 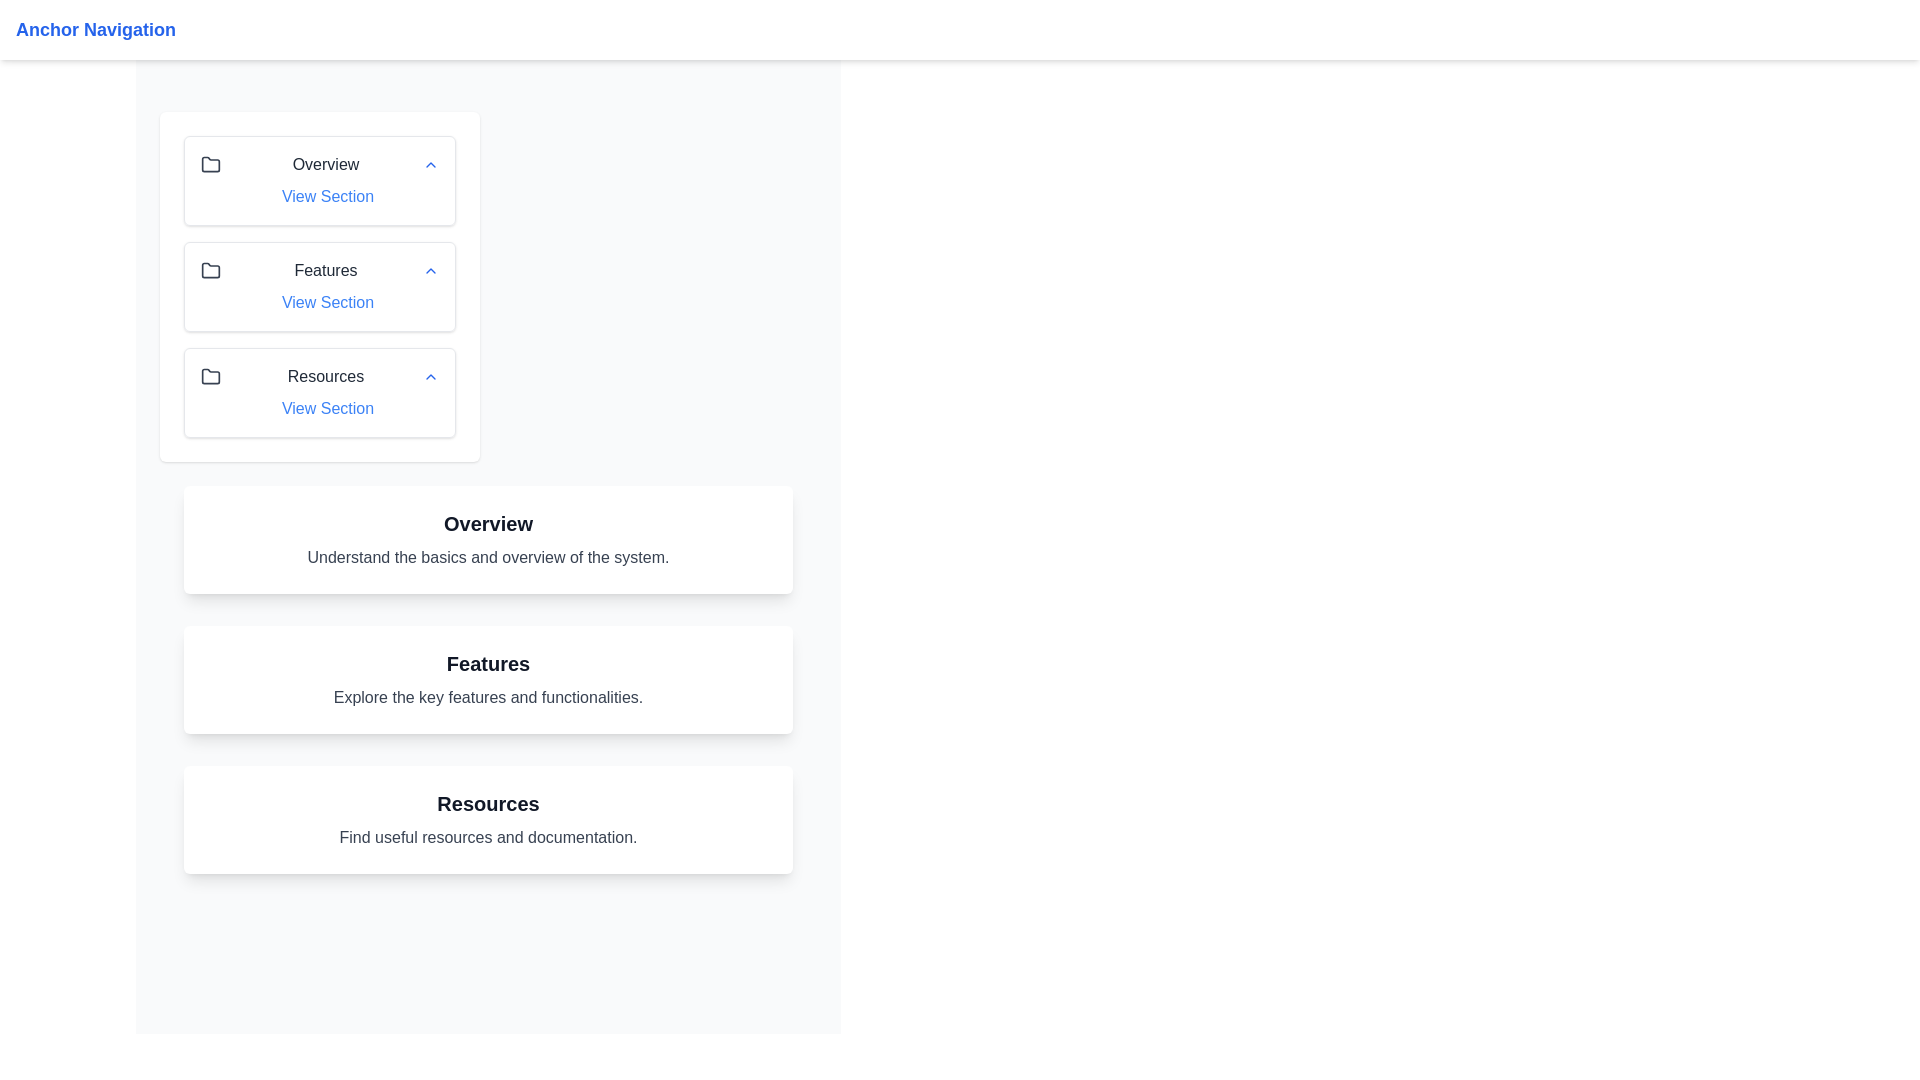 What do you see at coordinates (327, 196) in the screenshot?
I see `the blue, underlined hyperlink labeled 'View Section' located in the sidebar menu under the 'Overview' section` at bounding box center [327, 196].